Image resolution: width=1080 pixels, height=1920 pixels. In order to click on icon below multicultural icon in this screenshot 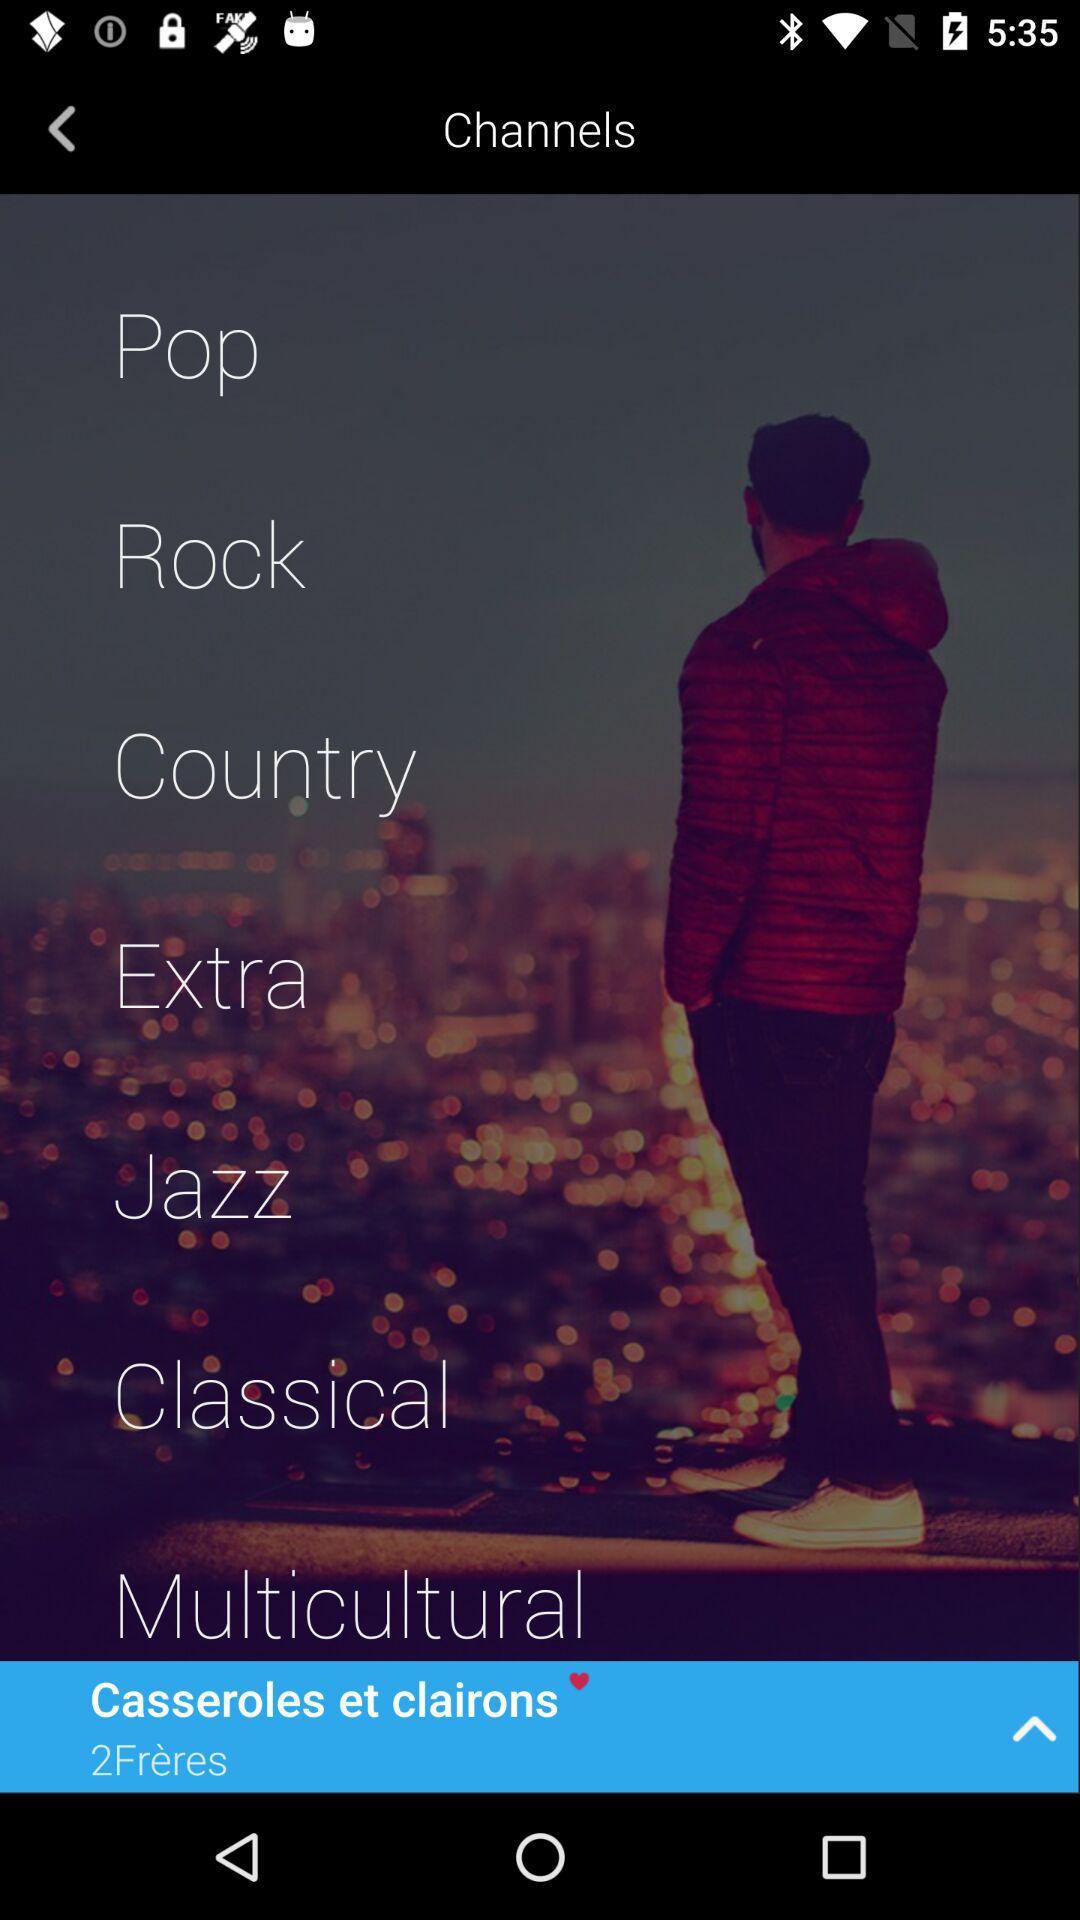, I will do `click(1034, 1725)`.